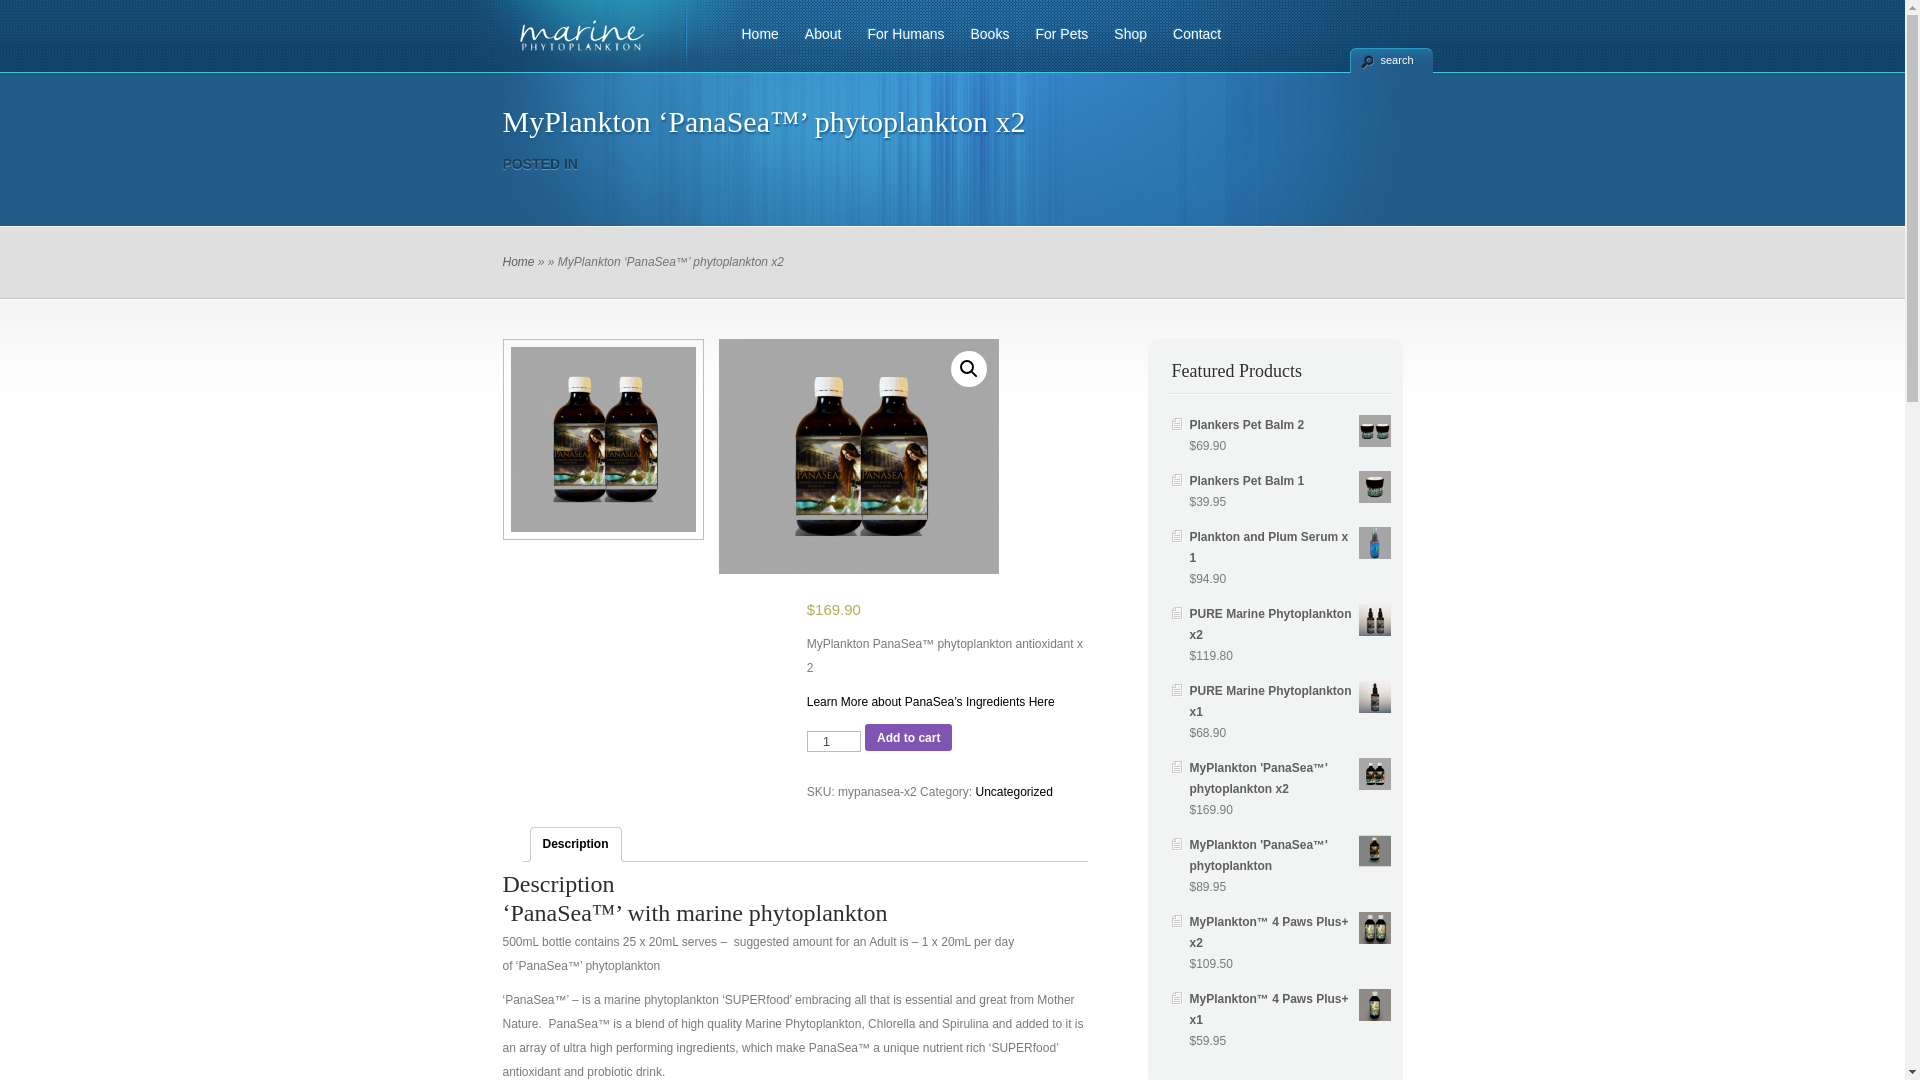  Describe the element at coordinates (907, 737) in the screenshot. I see `'Add to cart'` at that location.